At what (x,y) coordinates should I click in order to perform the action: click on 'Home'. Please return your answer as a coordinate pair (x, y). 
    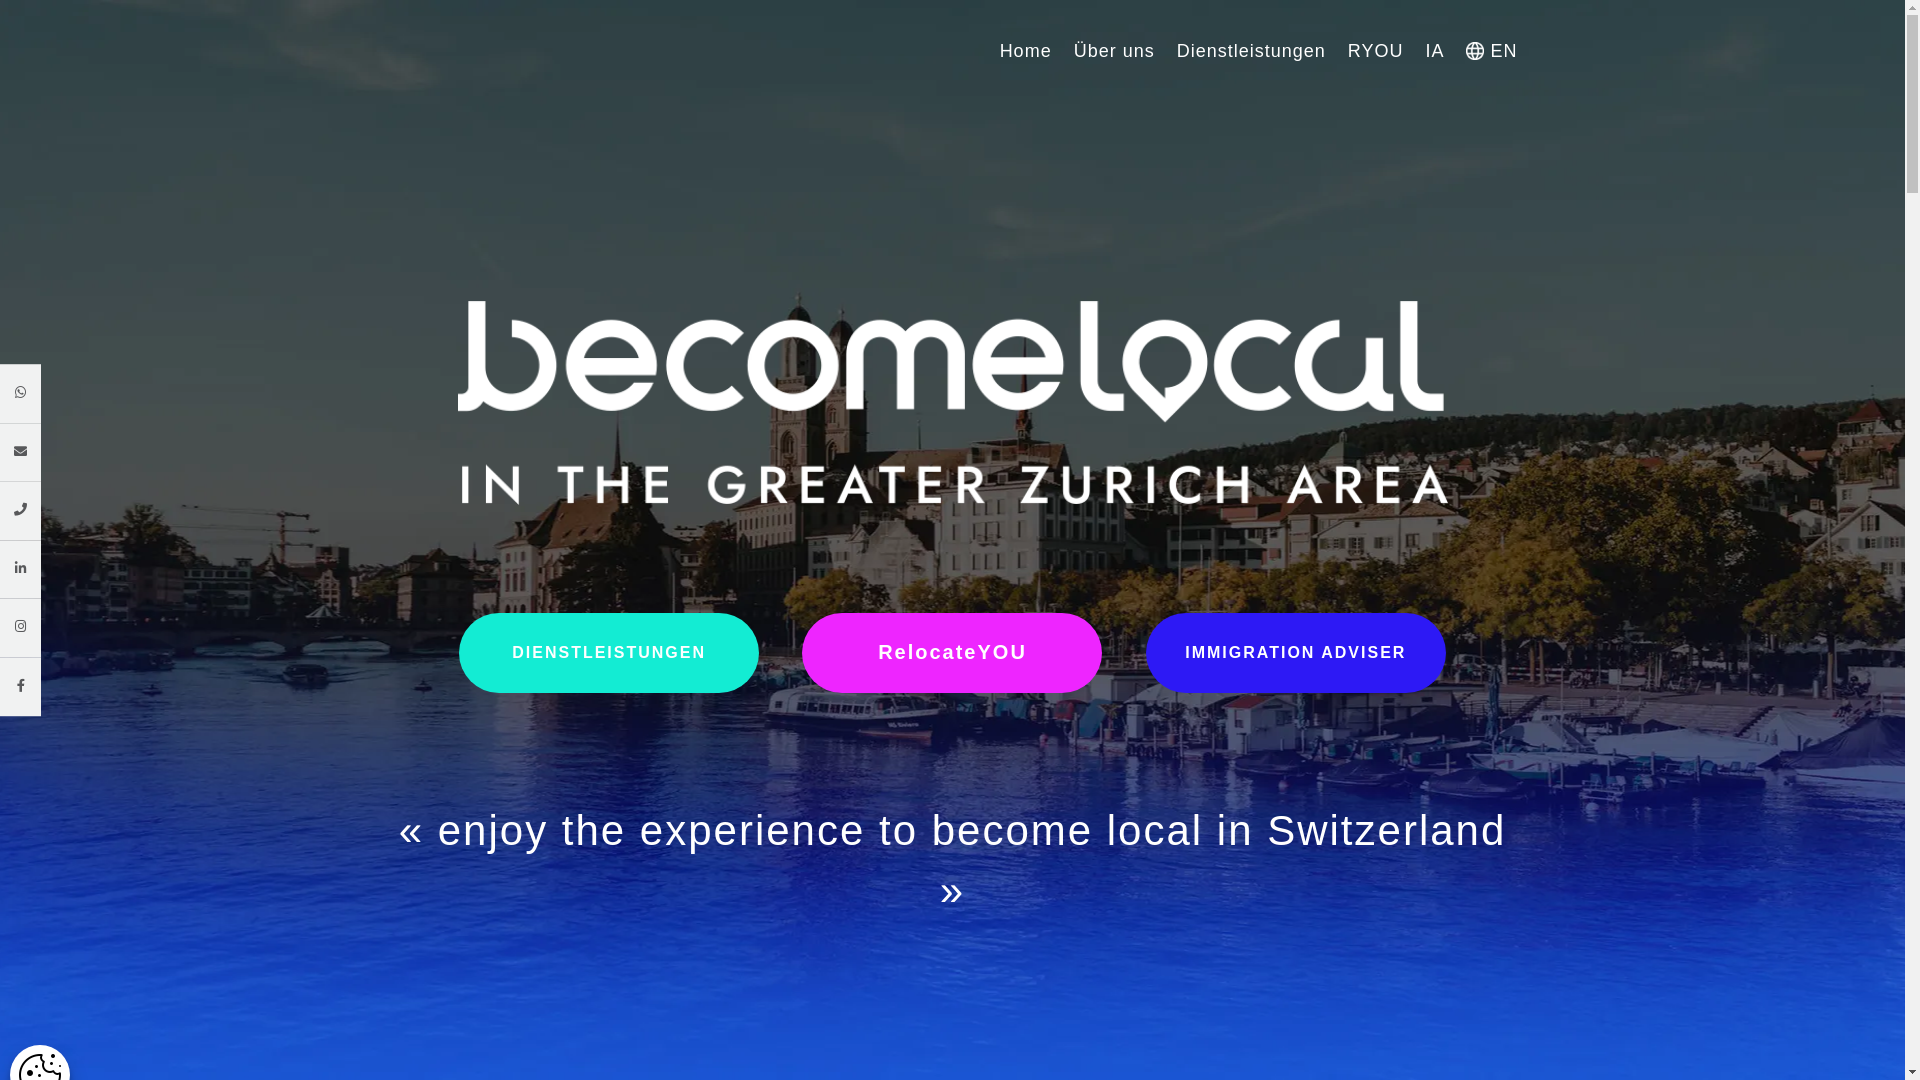
    Looking at the image, I should click on (999, 49).